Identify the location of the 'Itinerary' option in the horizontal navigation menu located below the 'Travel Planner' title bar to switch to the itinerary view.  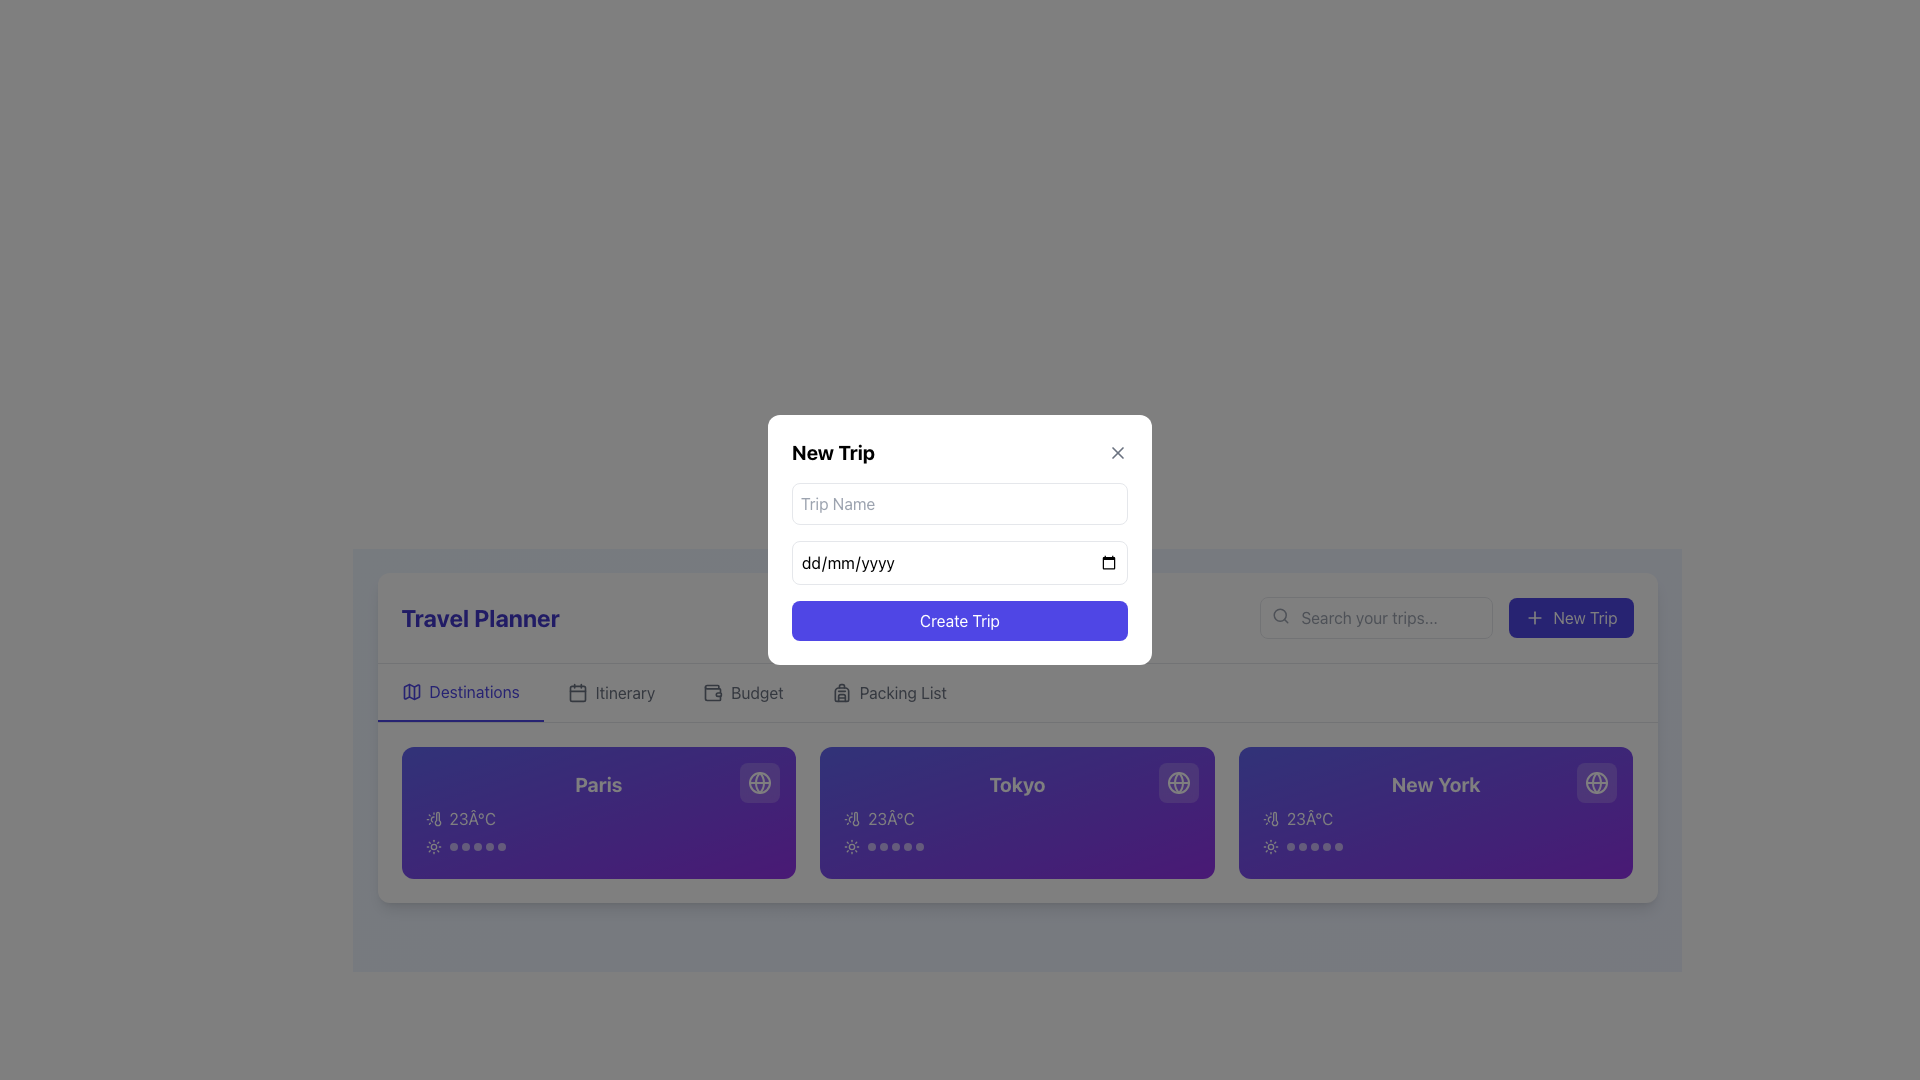
(1017, 692).